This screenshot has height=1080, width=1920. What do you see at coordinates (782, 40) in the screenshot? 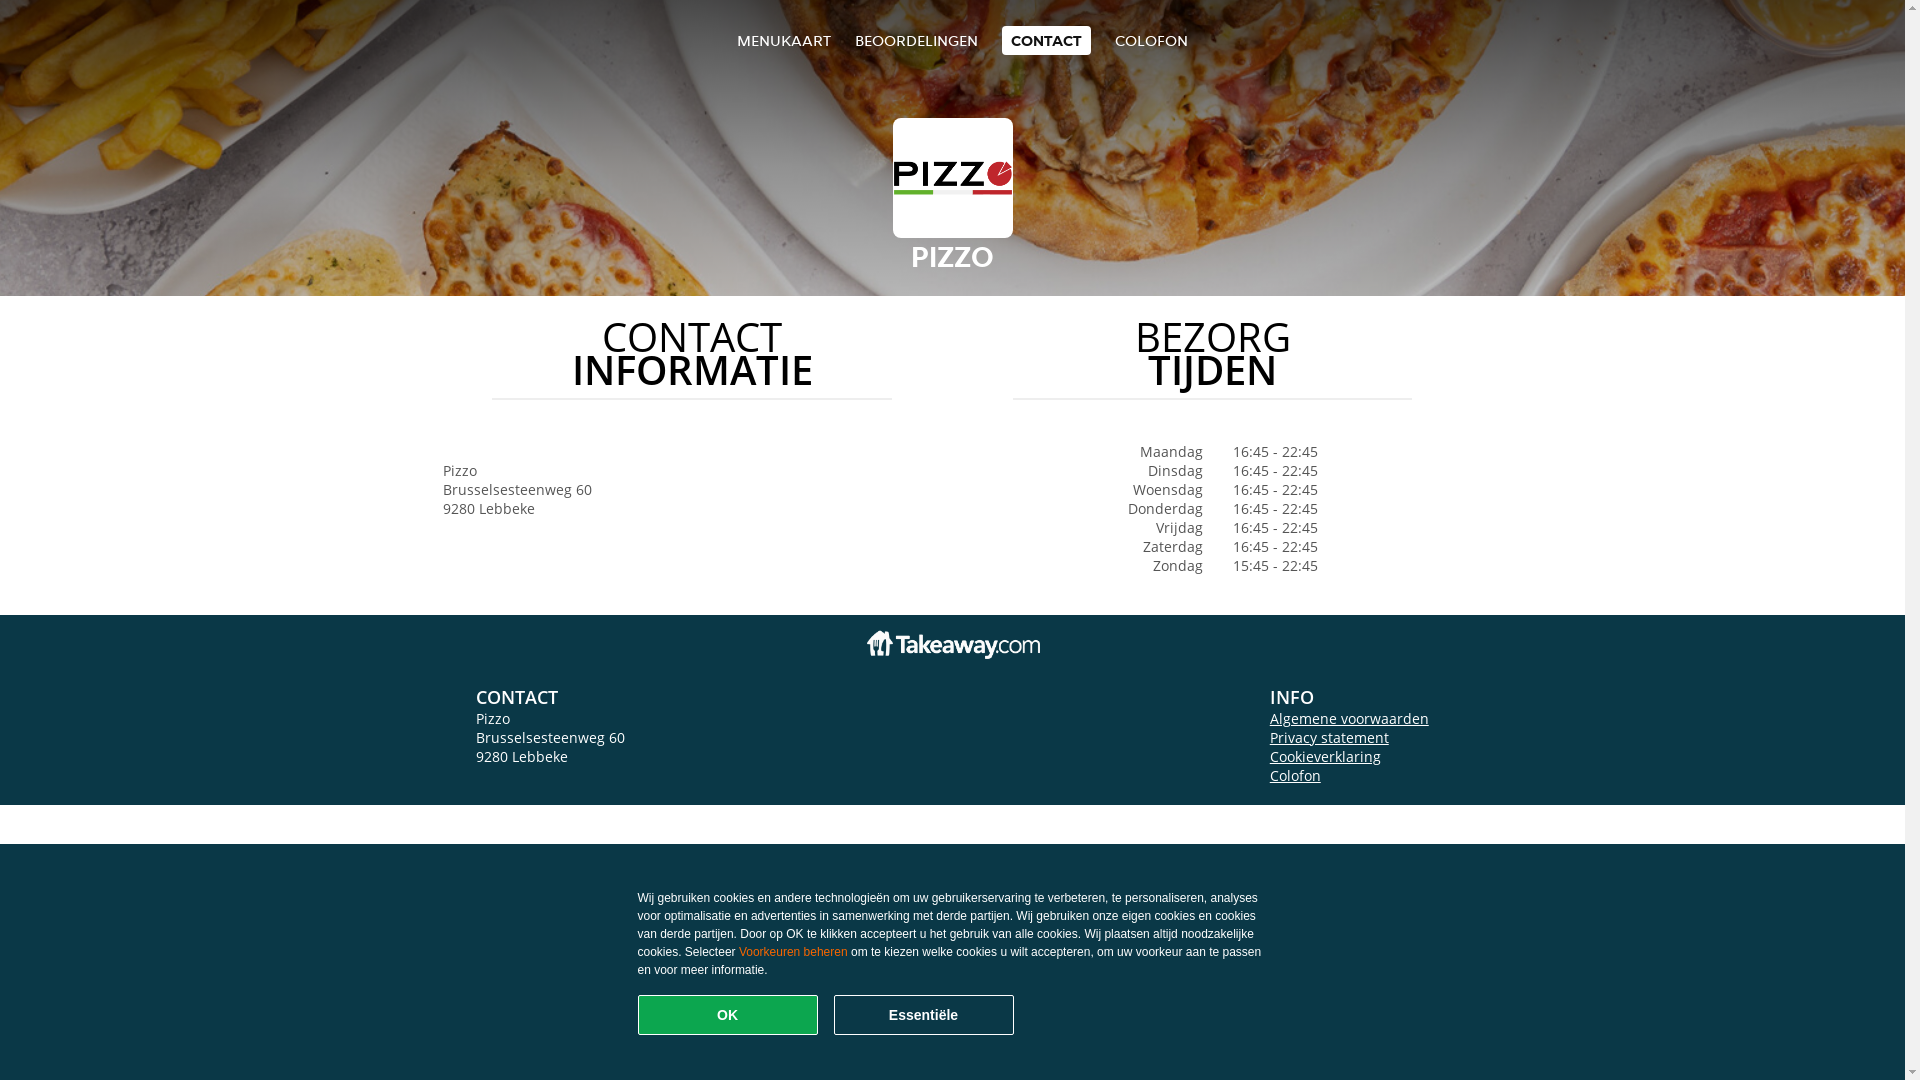
I see `'MENUKAART'` at bounding box center [782, 40].